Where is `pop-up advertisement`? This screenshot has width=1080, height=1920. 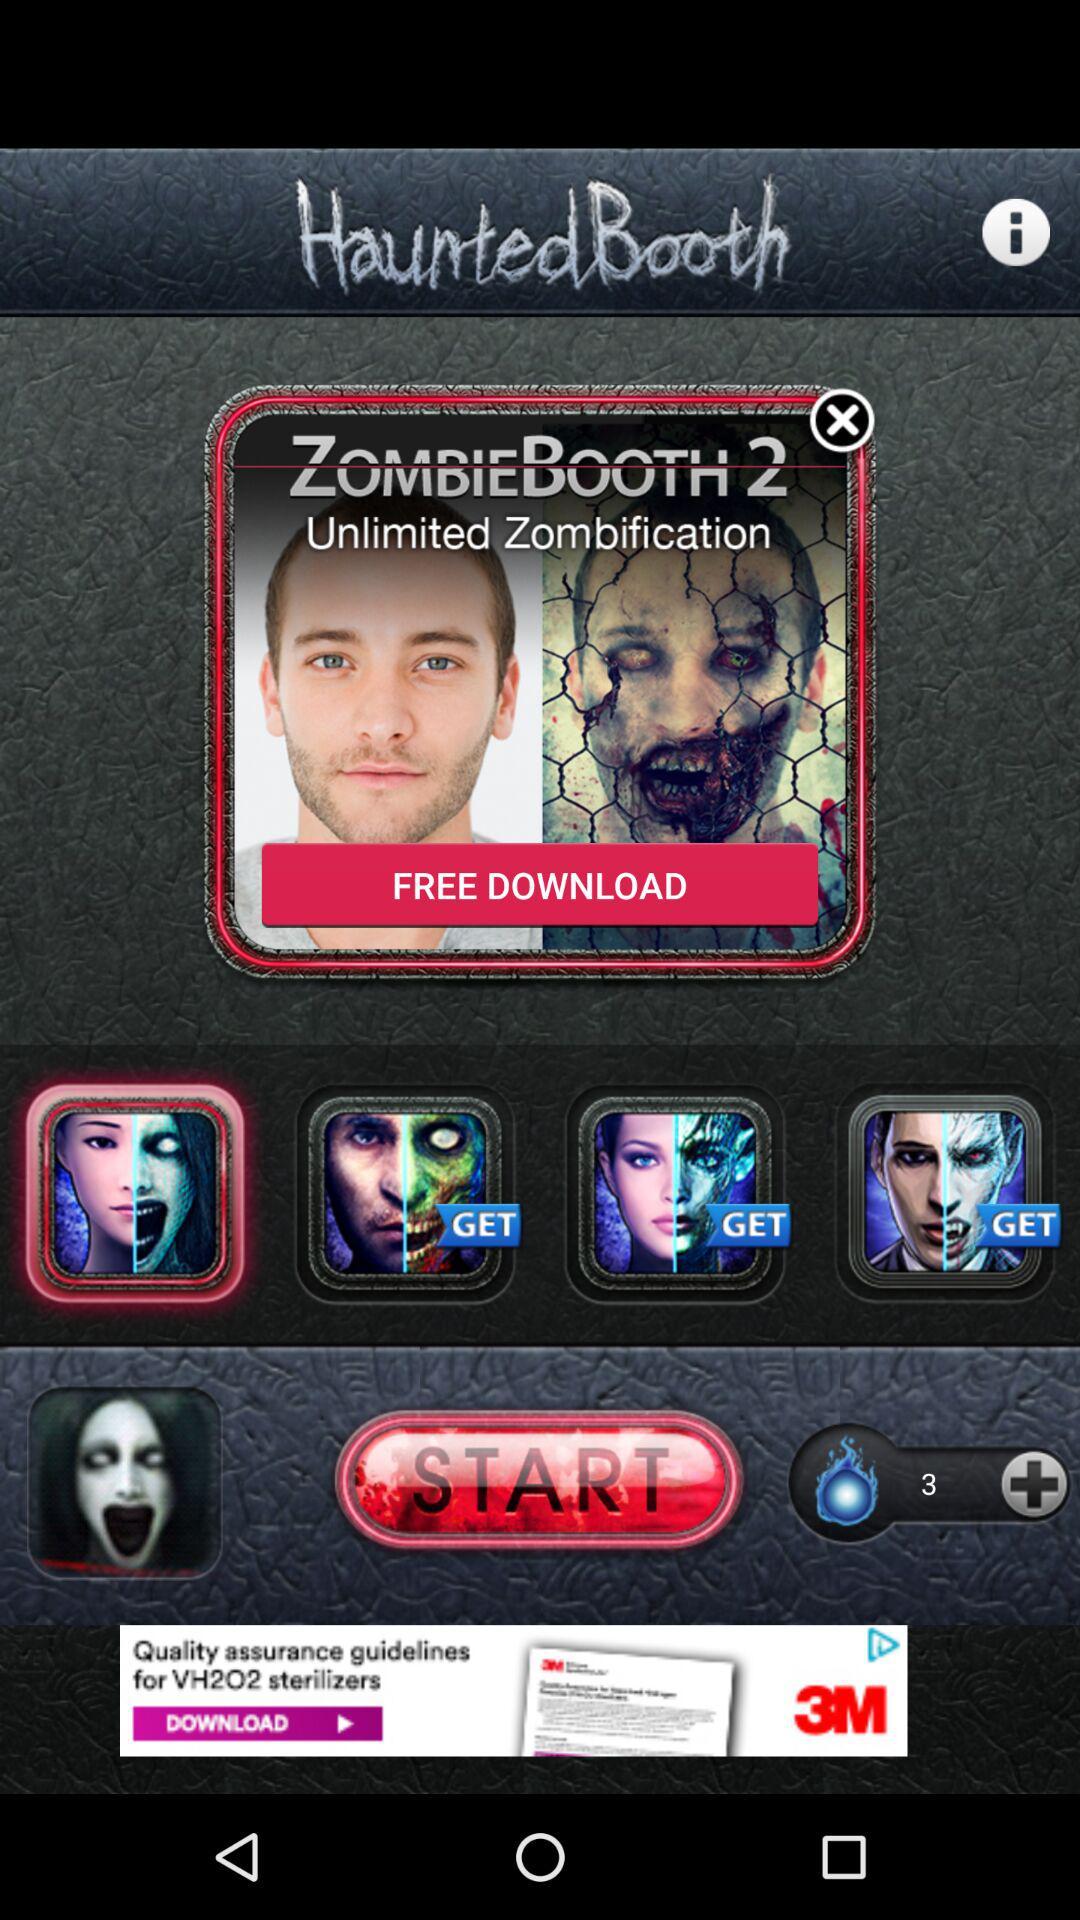
pop-up advertisement is located at coordinates (540, 1689).